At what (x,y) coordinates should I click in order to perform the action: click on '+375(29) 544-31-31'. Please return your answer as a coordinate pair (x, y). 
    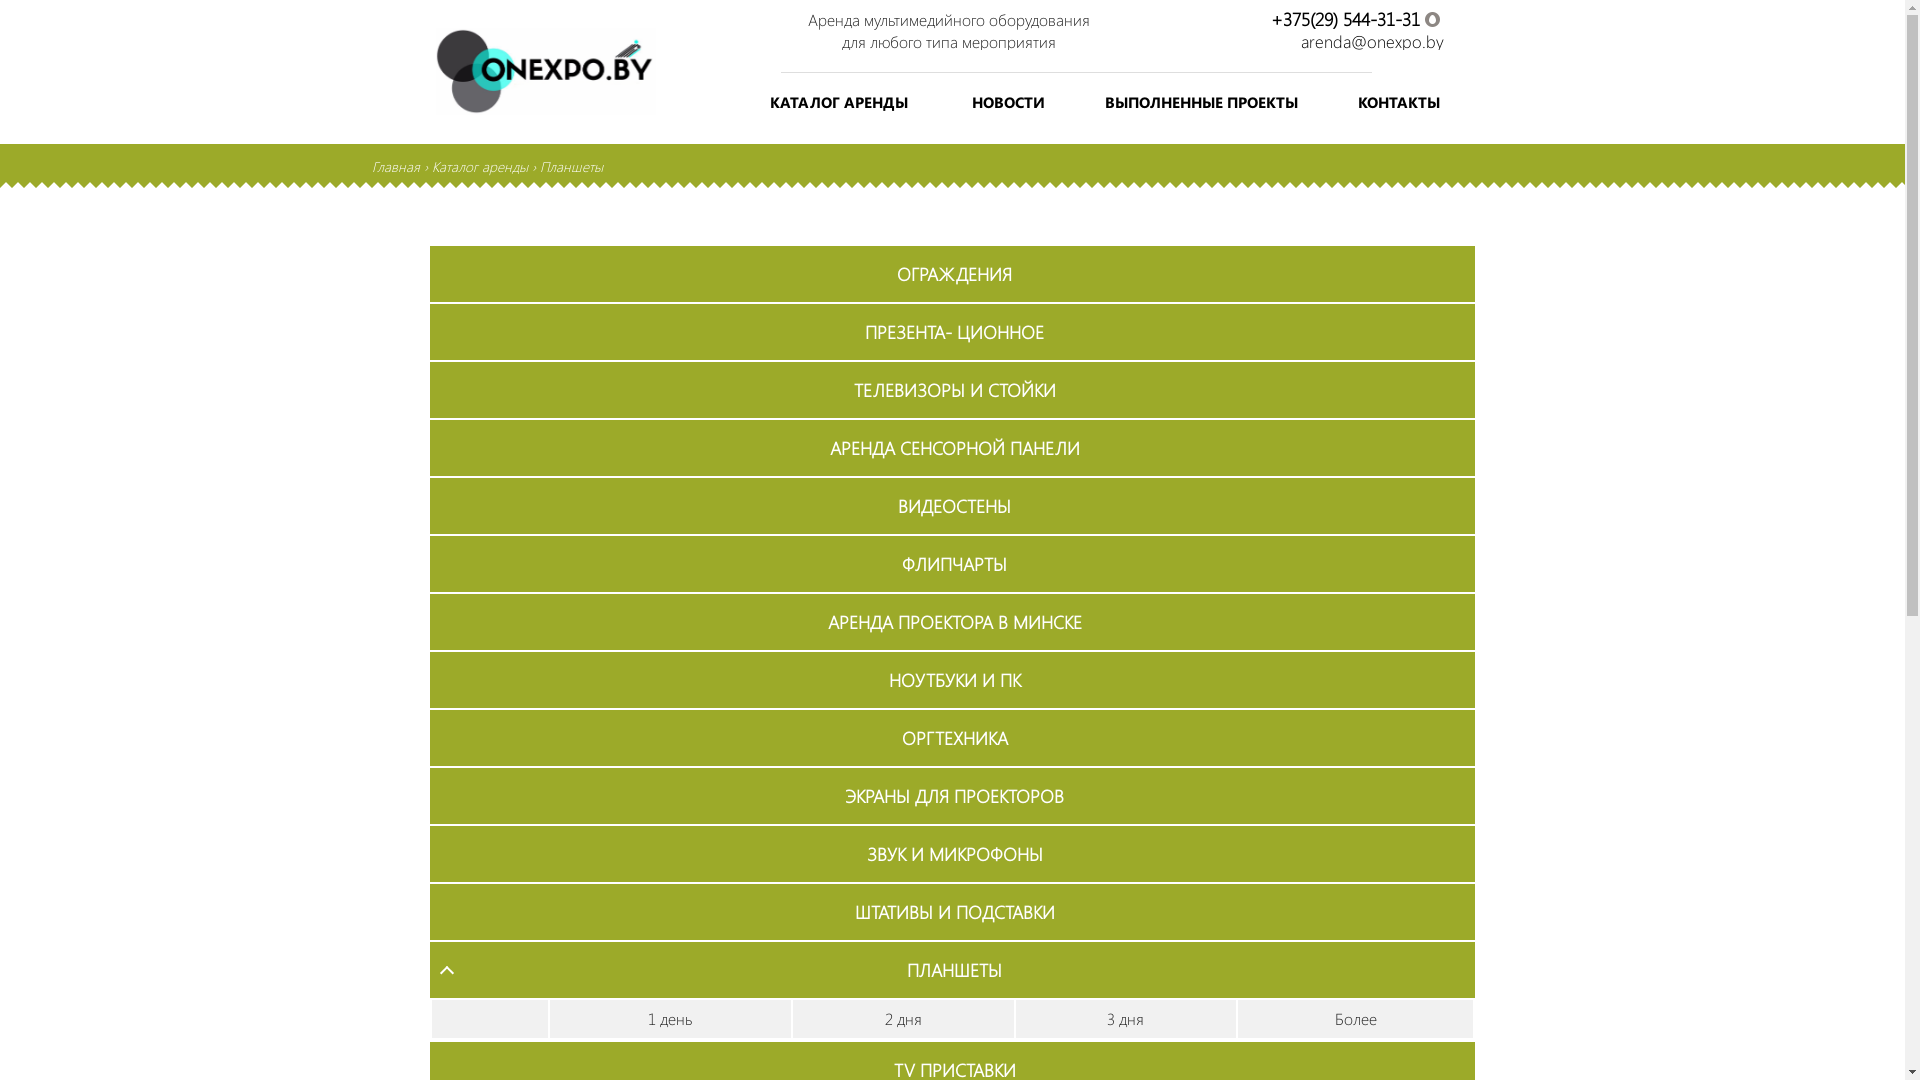
    Looking at the image, I should click on (1345, 19).